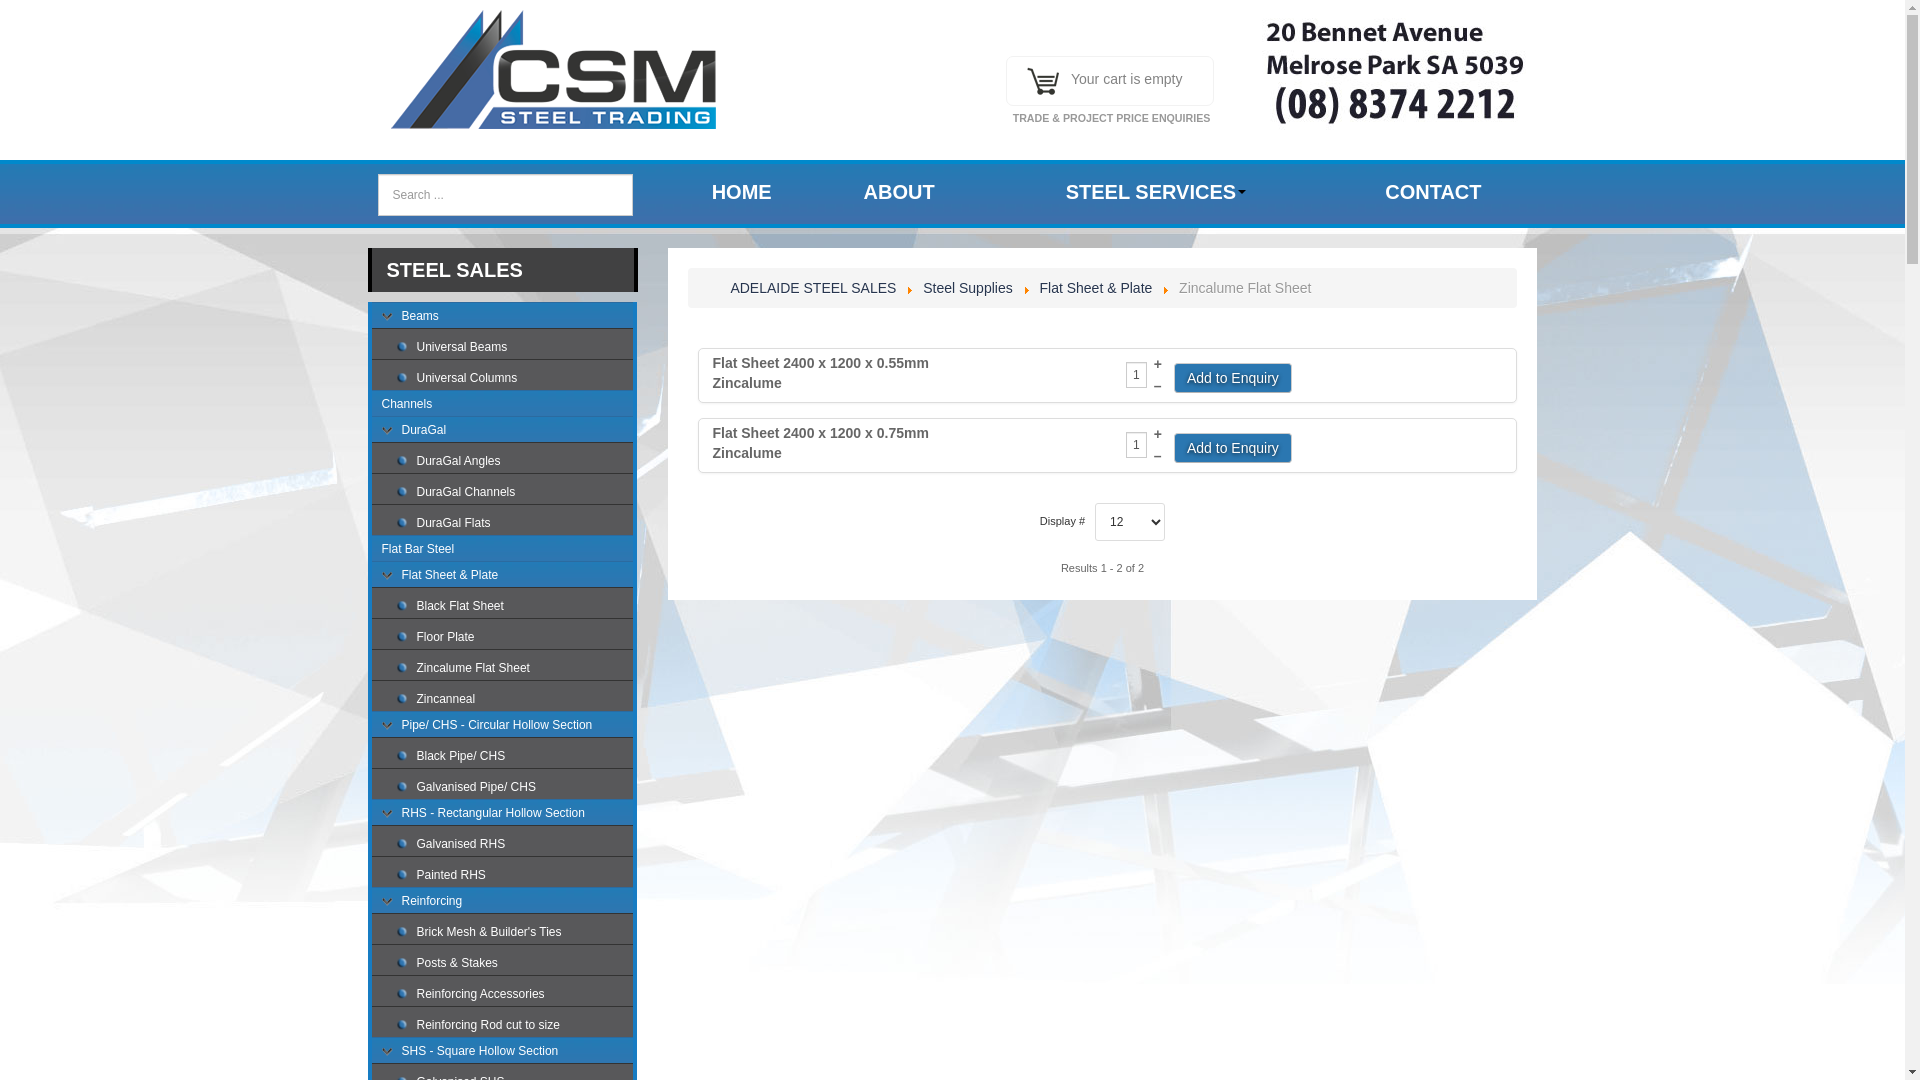  I want to click on 'DuraGal Angles', so click(514, 462).